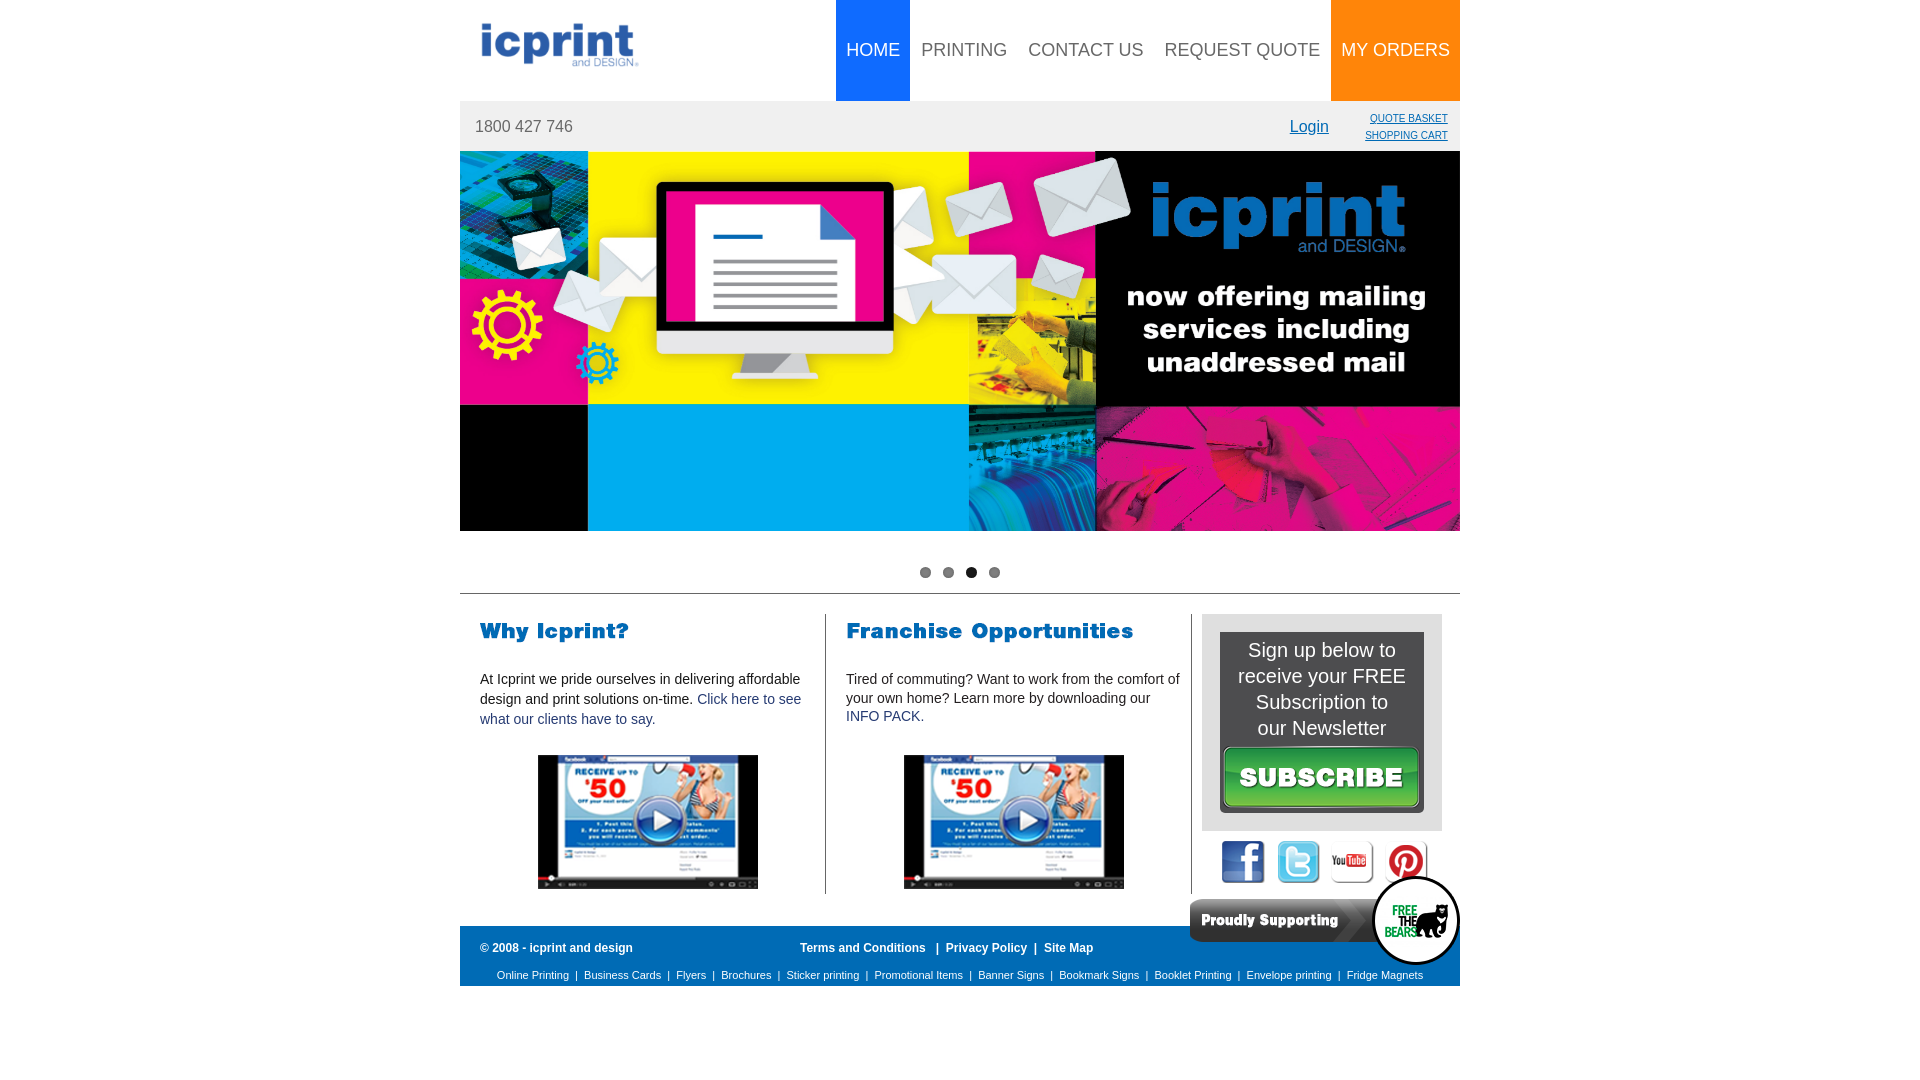 The height and width of the screenshot is (1080, 1920). Describe the element at coordinates (947, 572) in the screenshot. I see `'2'` at that location.